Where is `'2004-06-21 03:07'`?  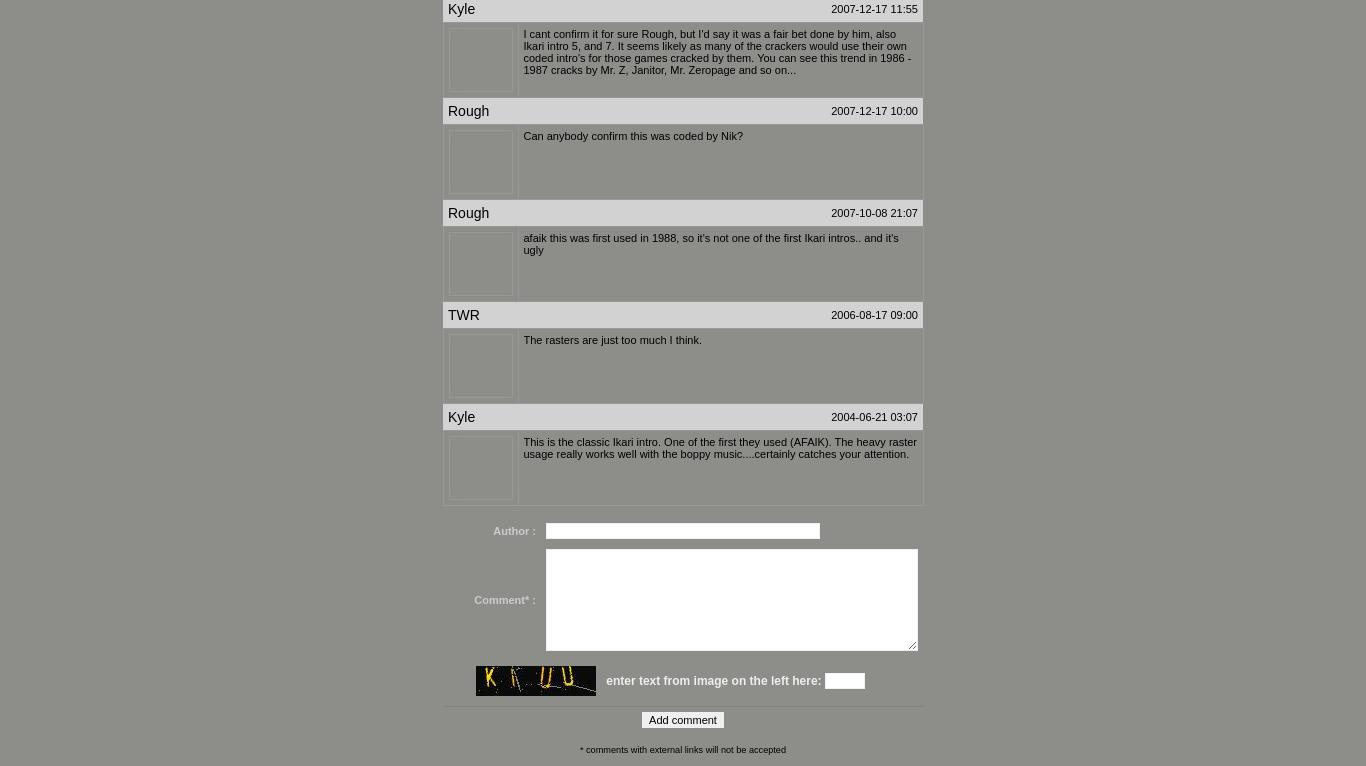
'2004-06-21 03:07' is located at coordinates (873, 416).